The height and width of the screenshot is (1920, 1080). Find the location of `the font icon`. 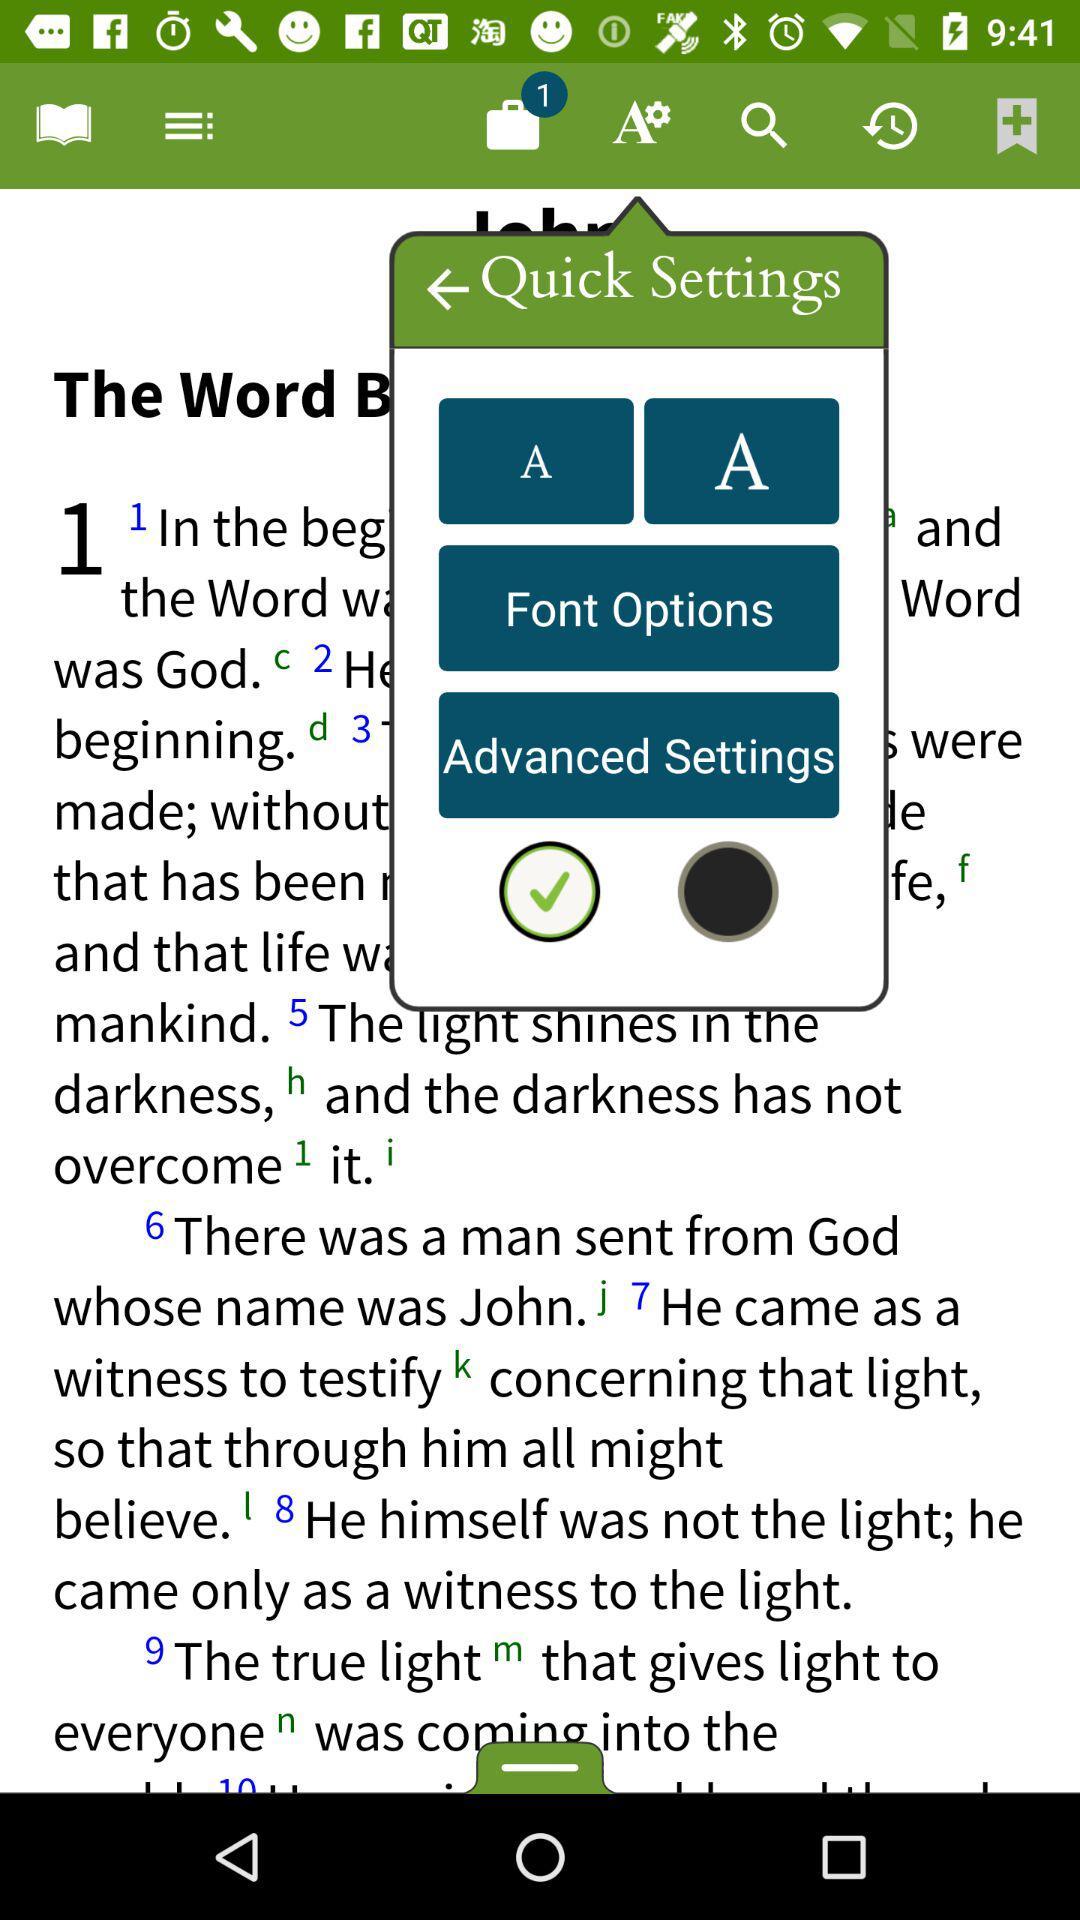

the font icon is located at coordinates (535, 460).